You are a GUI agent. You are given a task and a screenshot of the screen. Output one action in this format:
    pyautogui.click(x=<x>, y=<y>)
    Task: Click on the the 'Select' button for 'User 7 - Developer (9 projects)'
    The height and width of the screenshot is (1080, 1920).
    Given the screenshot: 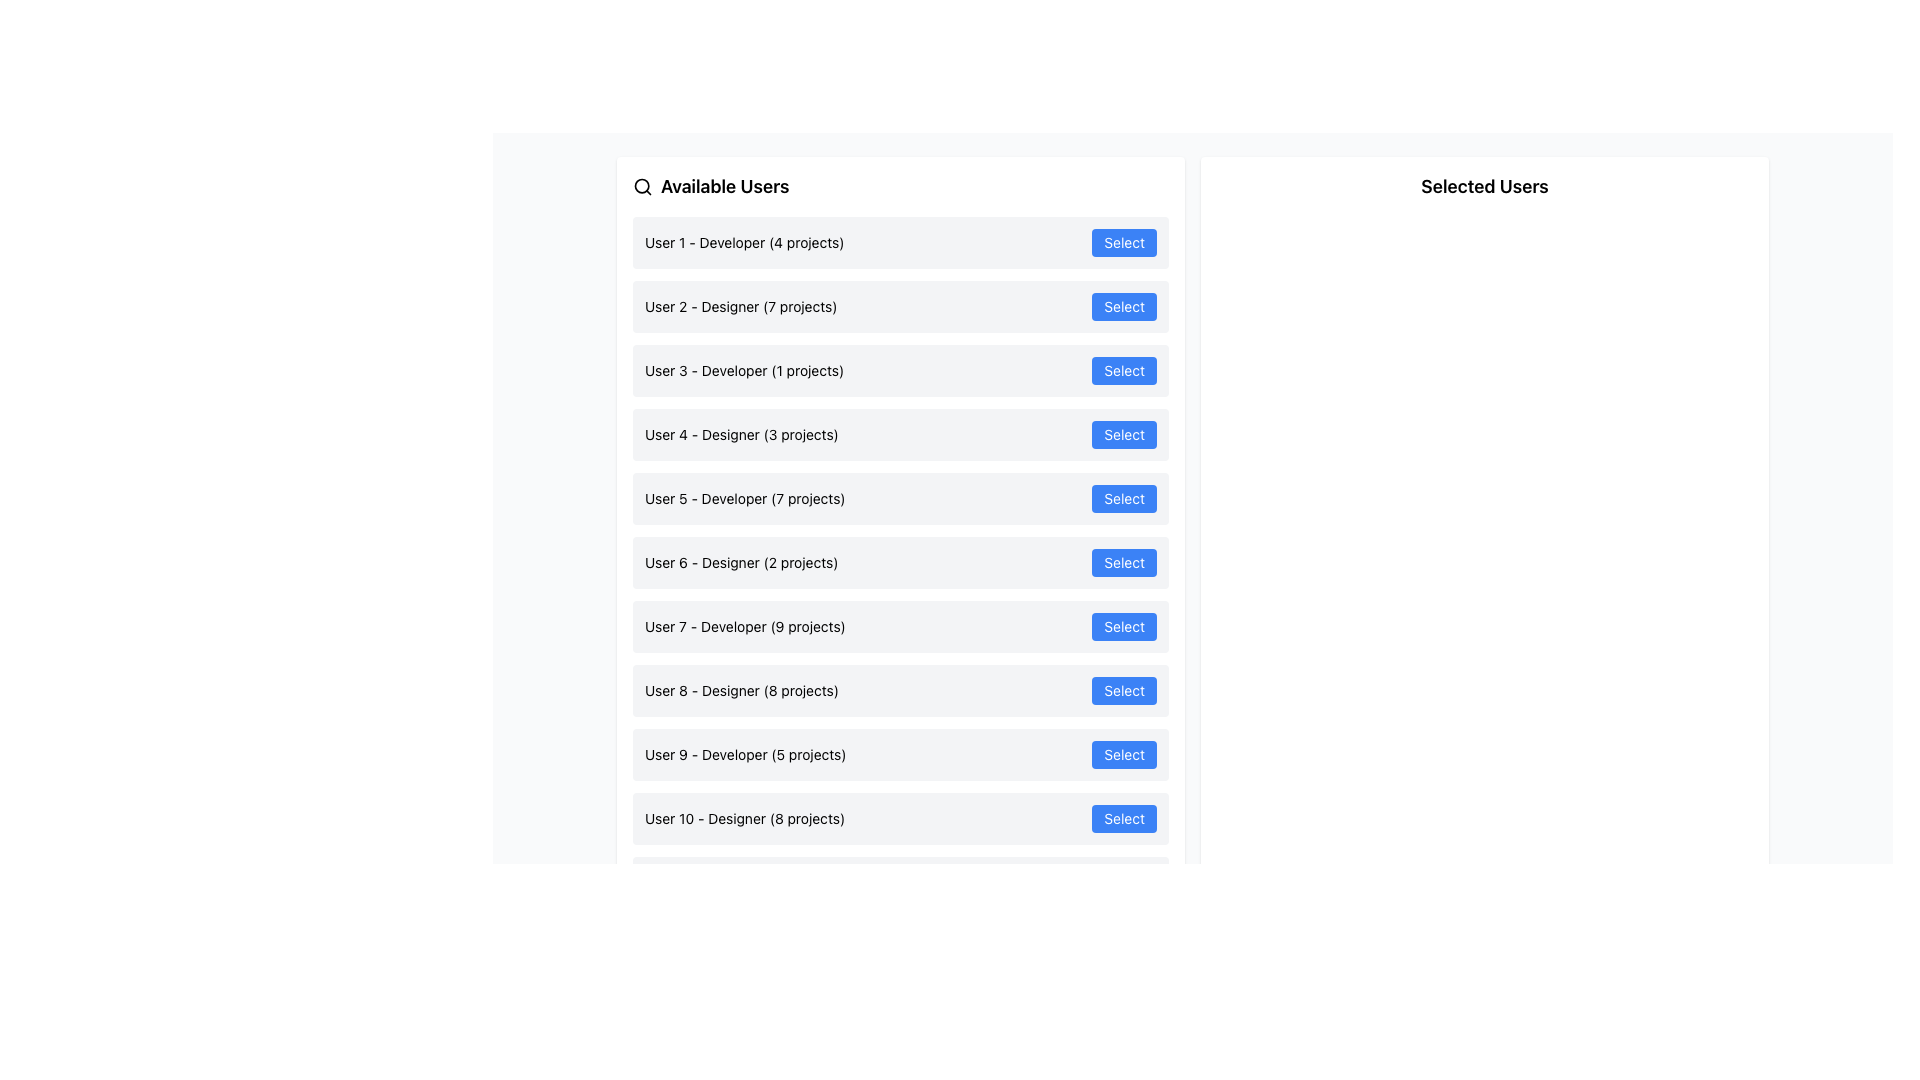 What is the action you would take?
    pyautogui.click(x=1124, y=626)
    